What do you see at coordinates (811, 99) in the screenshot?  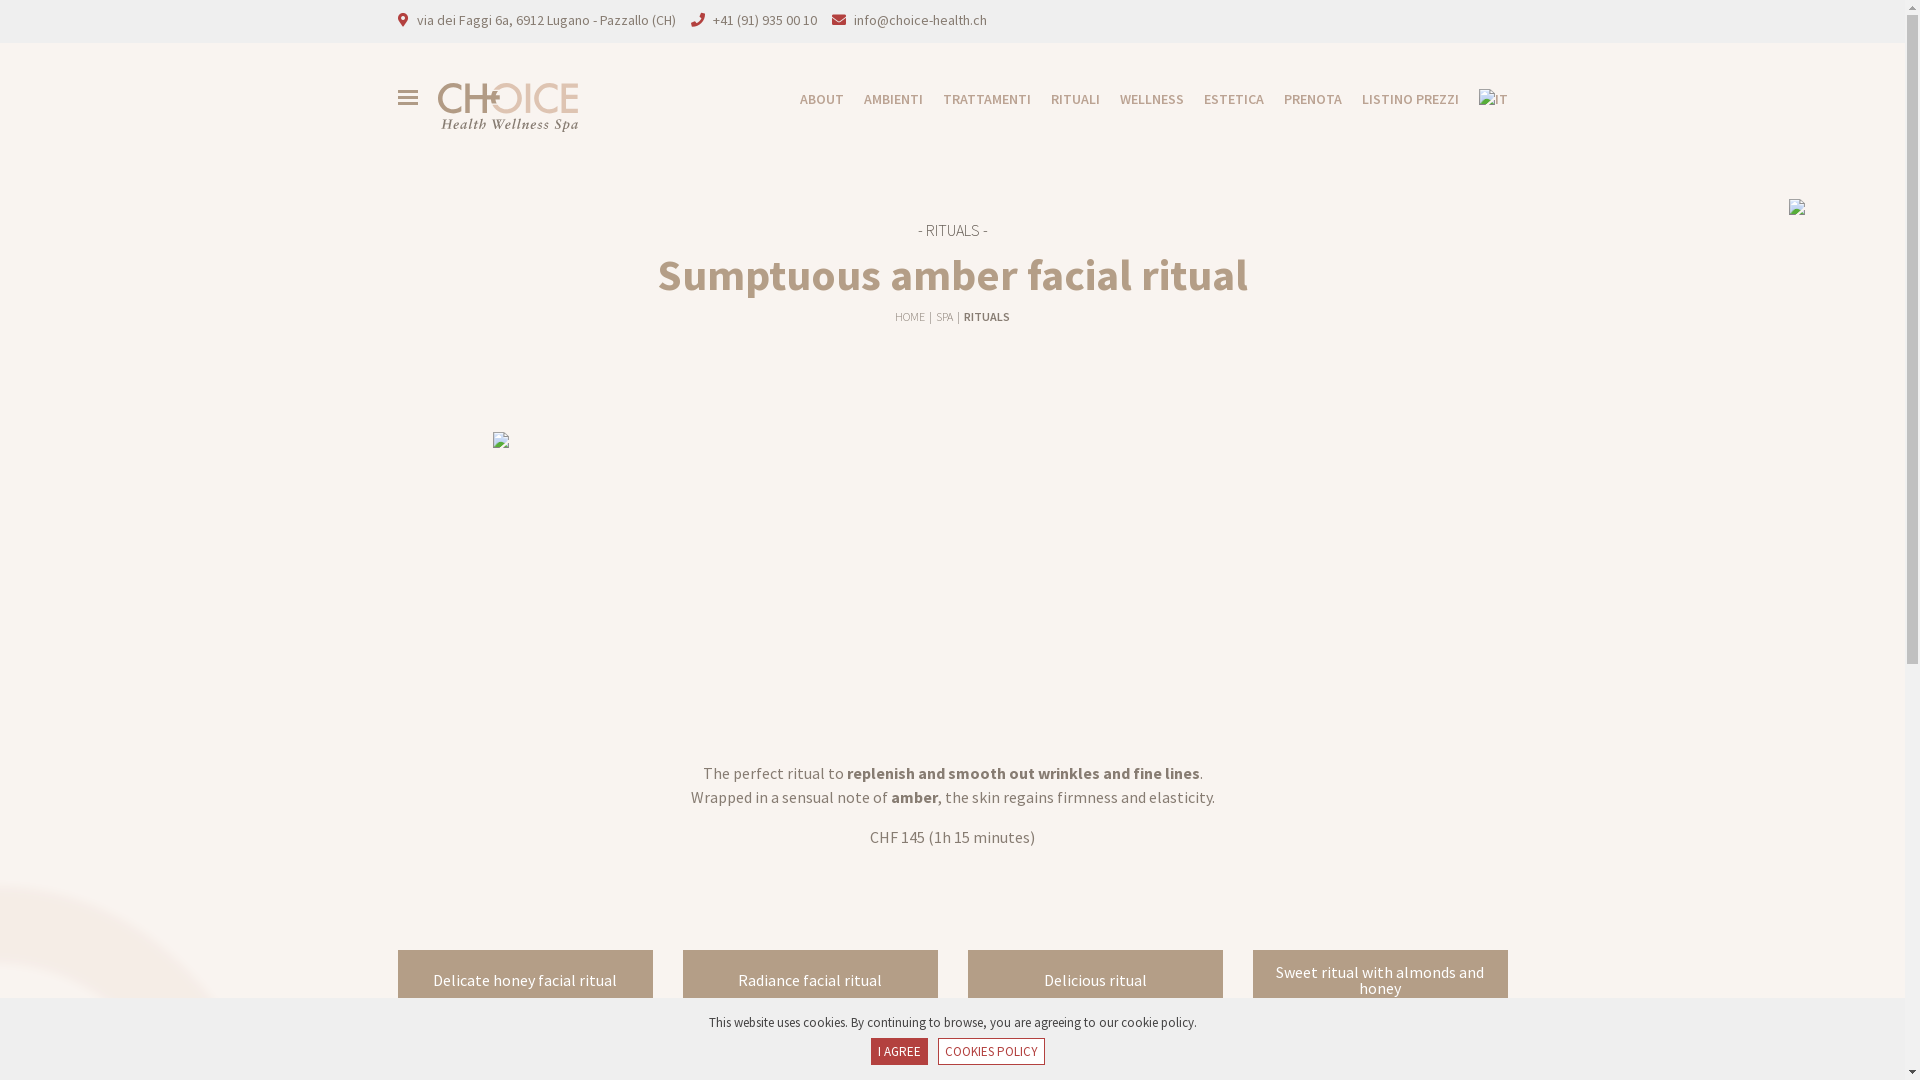 I see `'ABOUT'` at bounding box center [811, 99].